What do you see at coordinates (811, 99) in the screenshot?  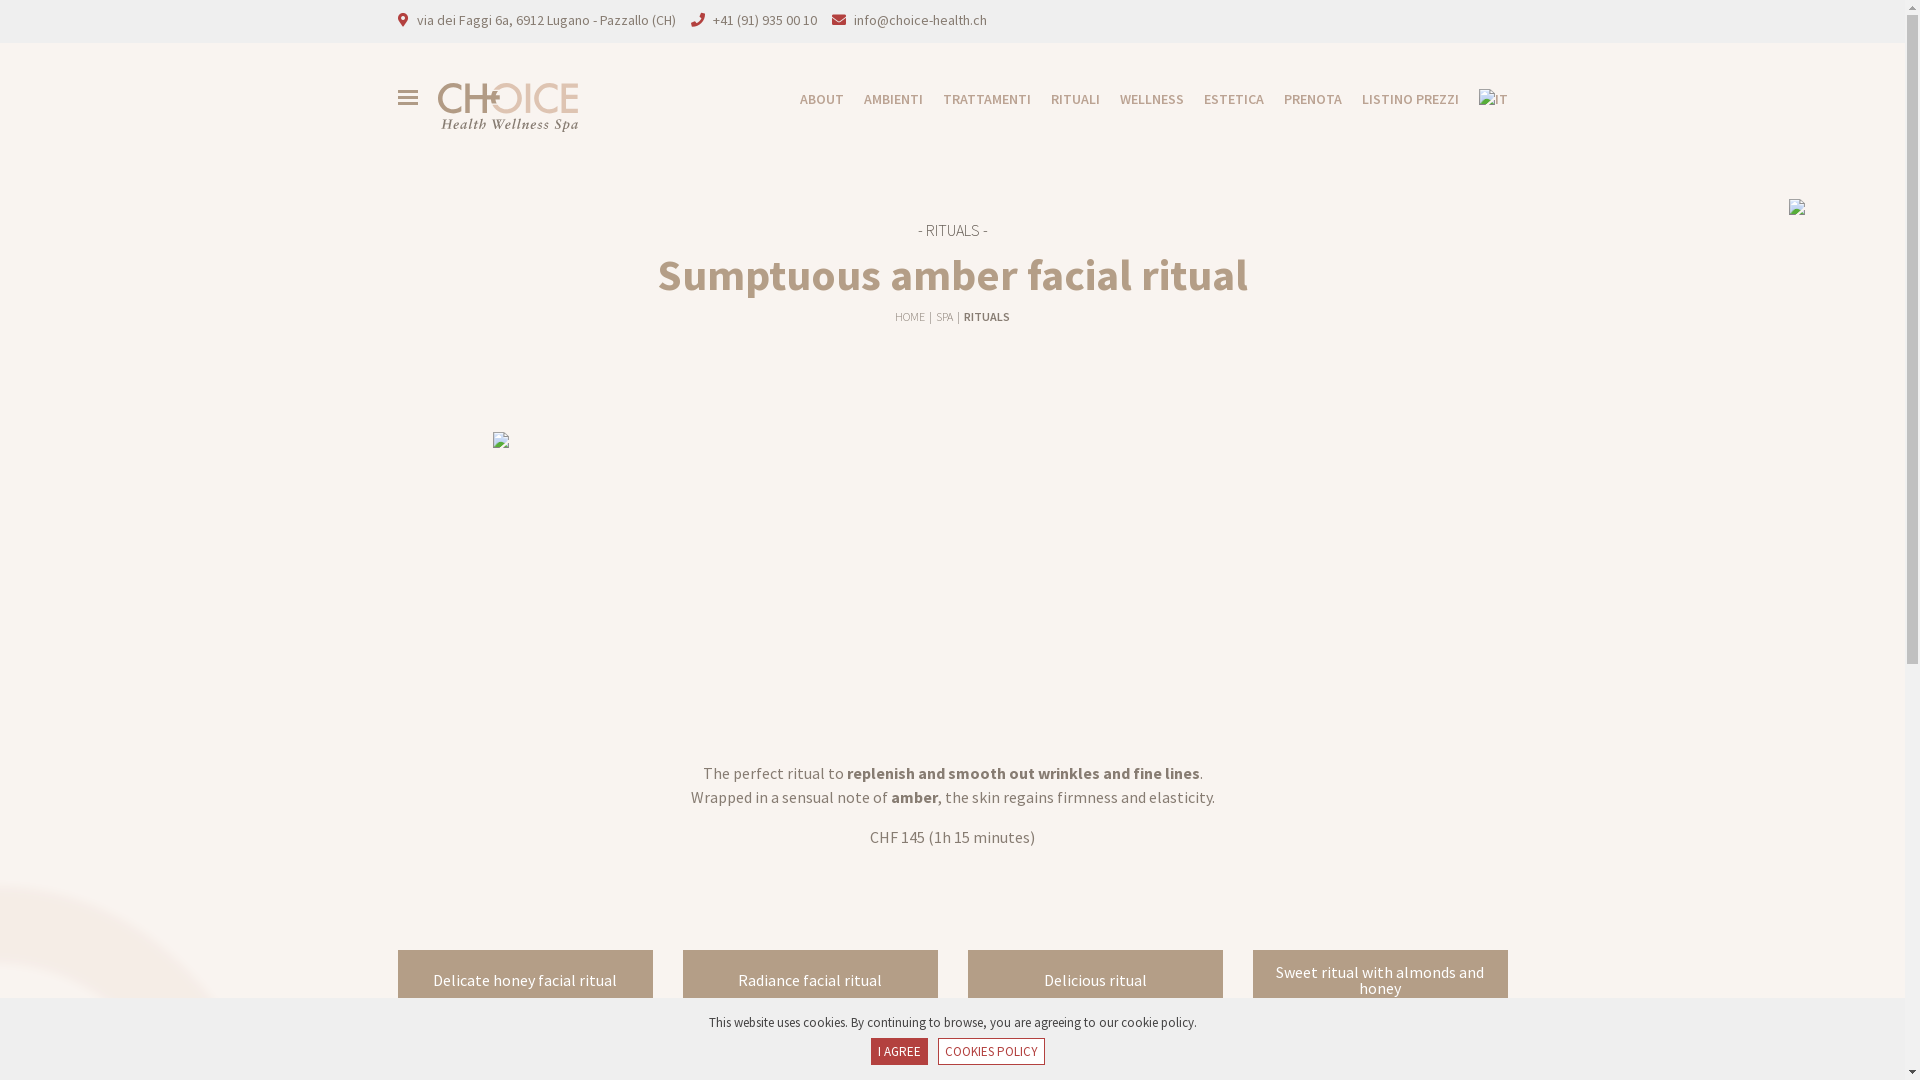 I see `'ABOUT'` at bounding box center [811, 99].